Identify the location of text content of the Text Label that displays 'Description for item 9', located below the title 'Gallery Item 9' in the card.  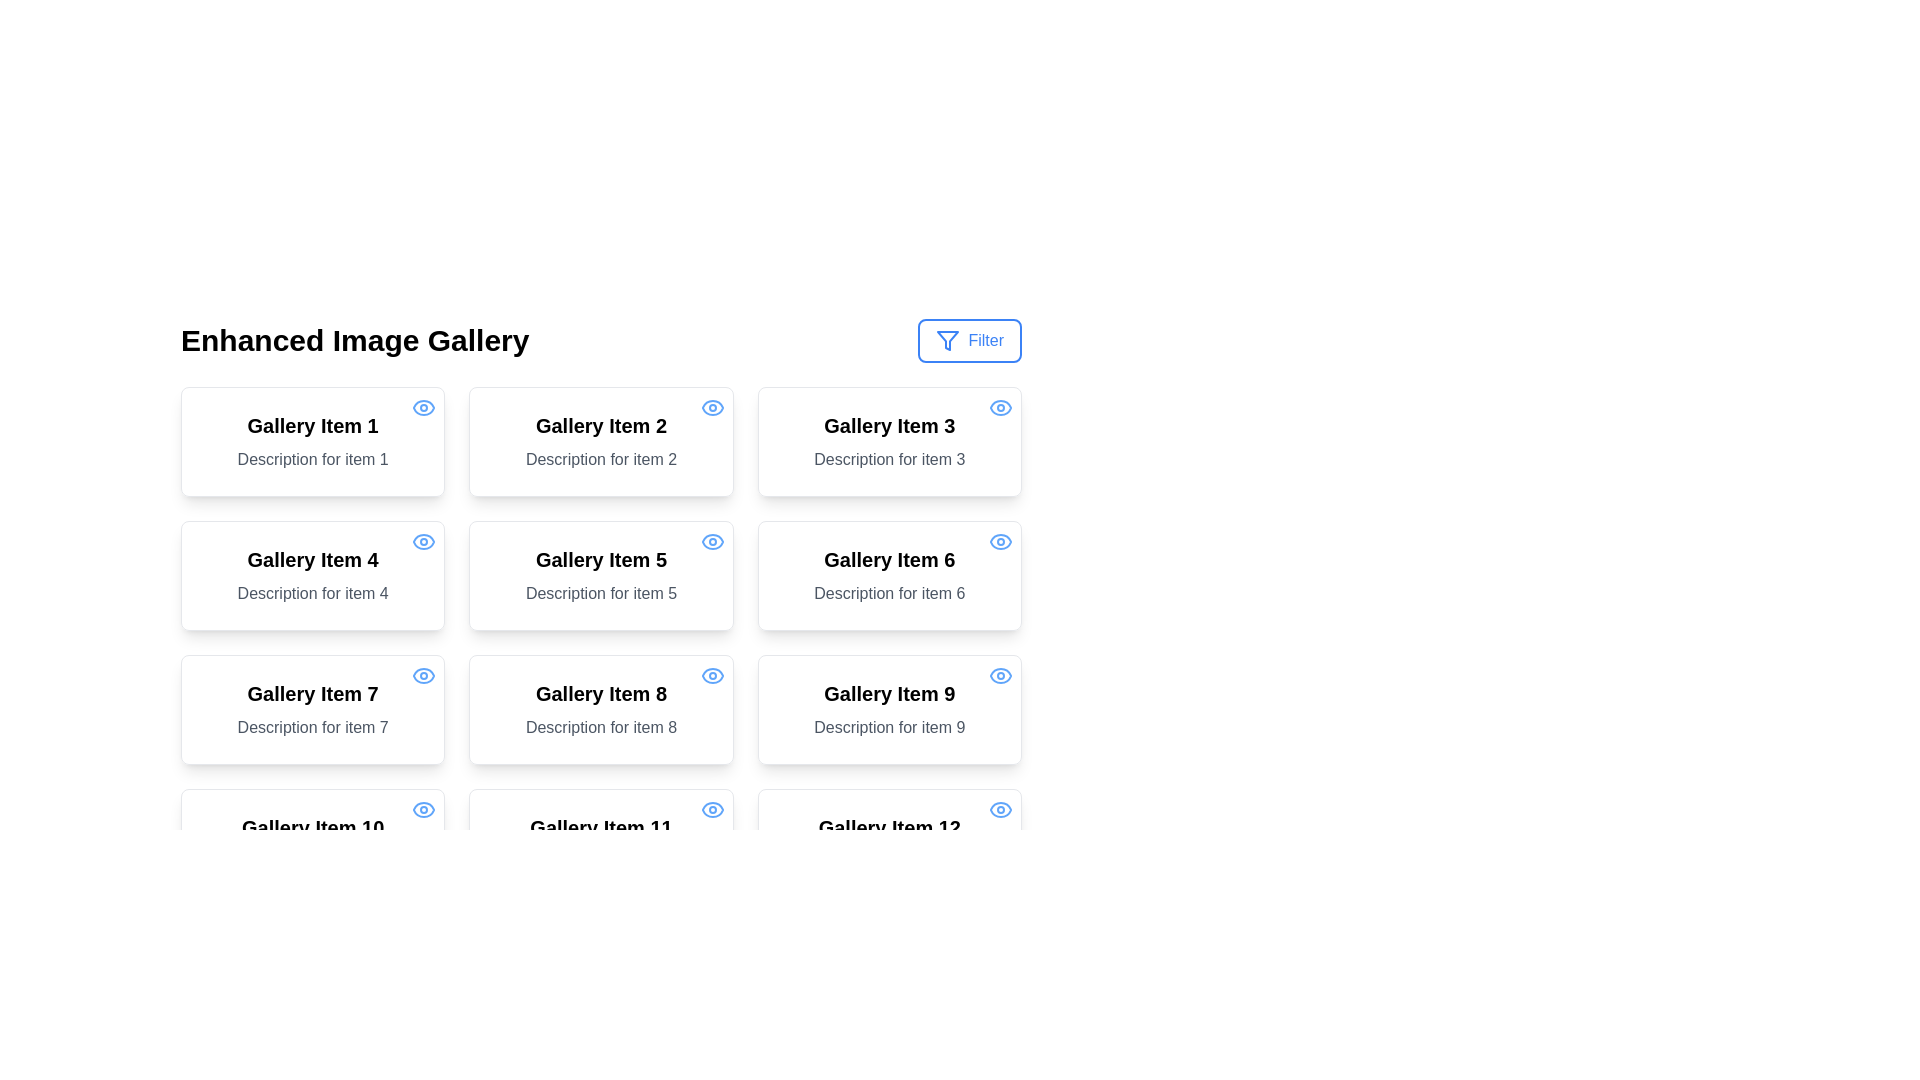
(888, 728).